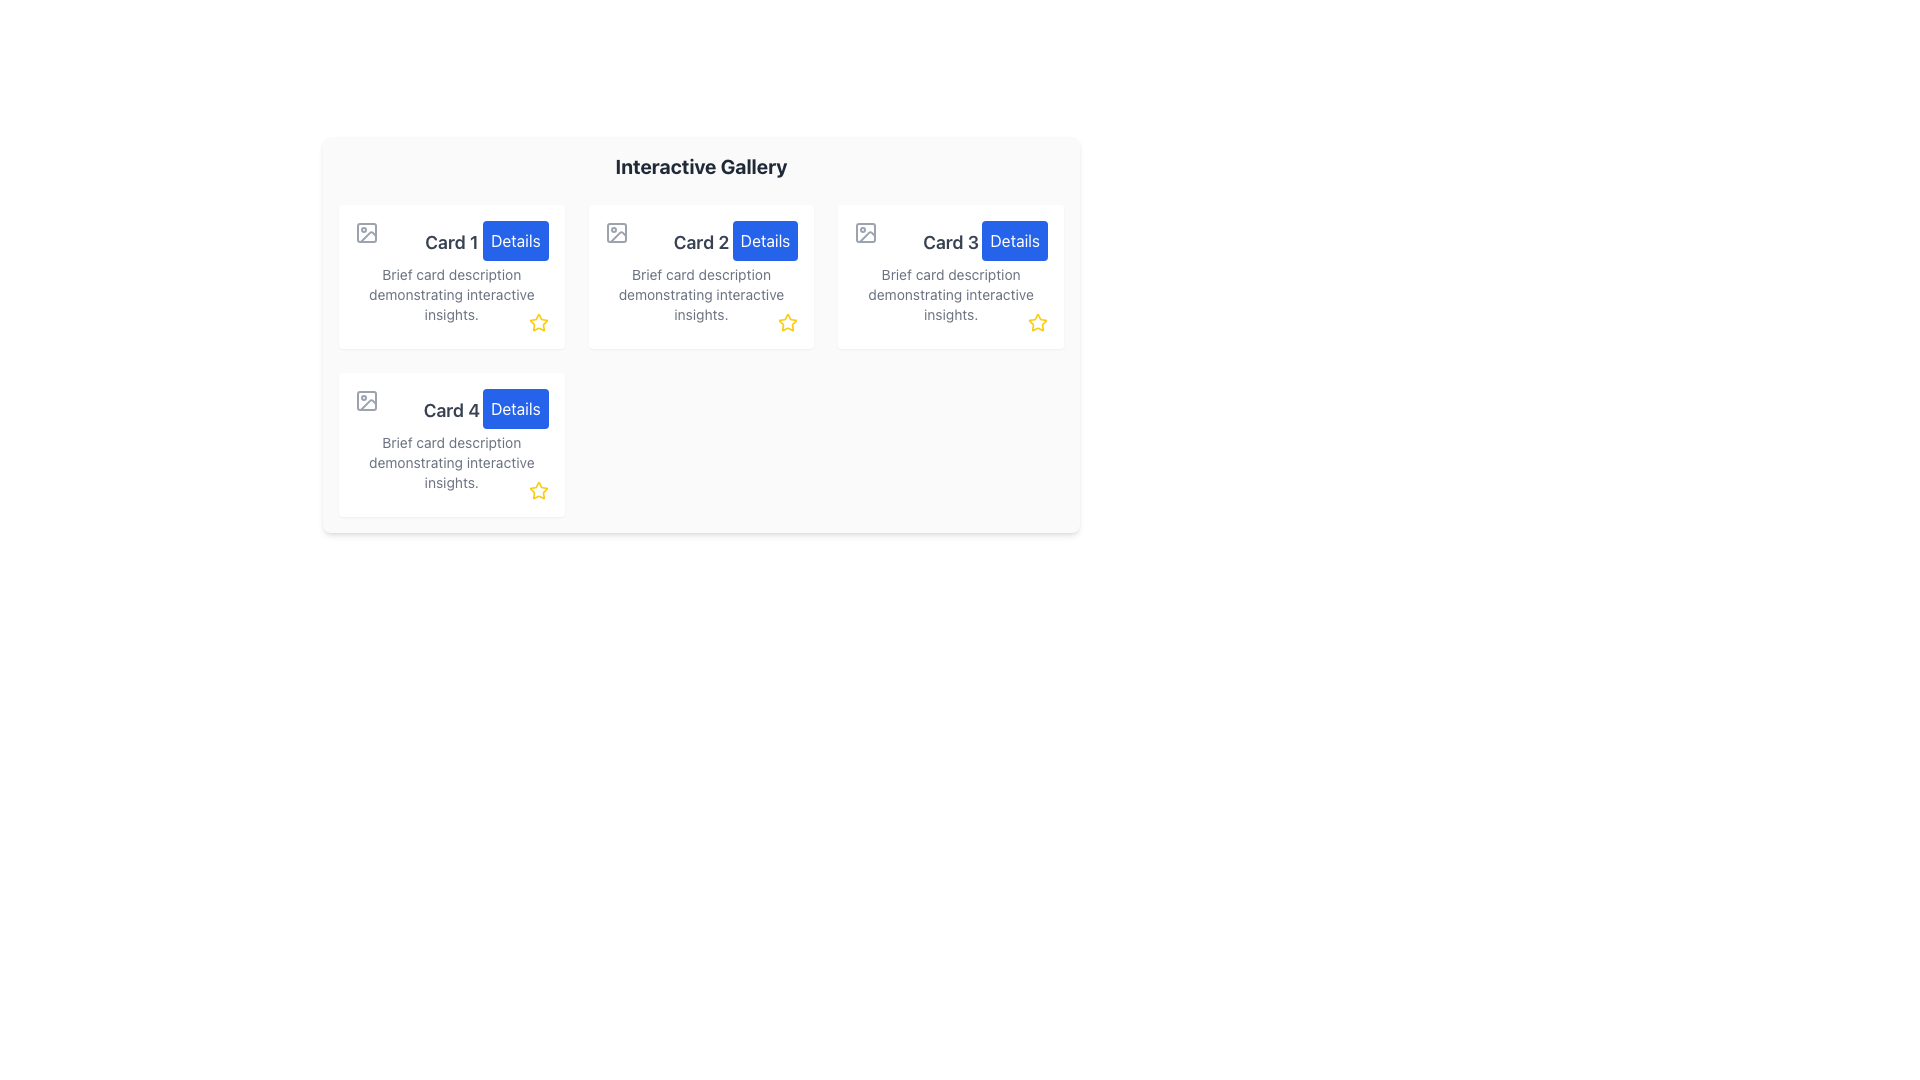 This screenshot has width=1920, height=1080. I want to click on the center of the yellow star-shaped icon with a hollow area located at the bottom-right corner of 'Card 2' in the grid, so click(787, 322).